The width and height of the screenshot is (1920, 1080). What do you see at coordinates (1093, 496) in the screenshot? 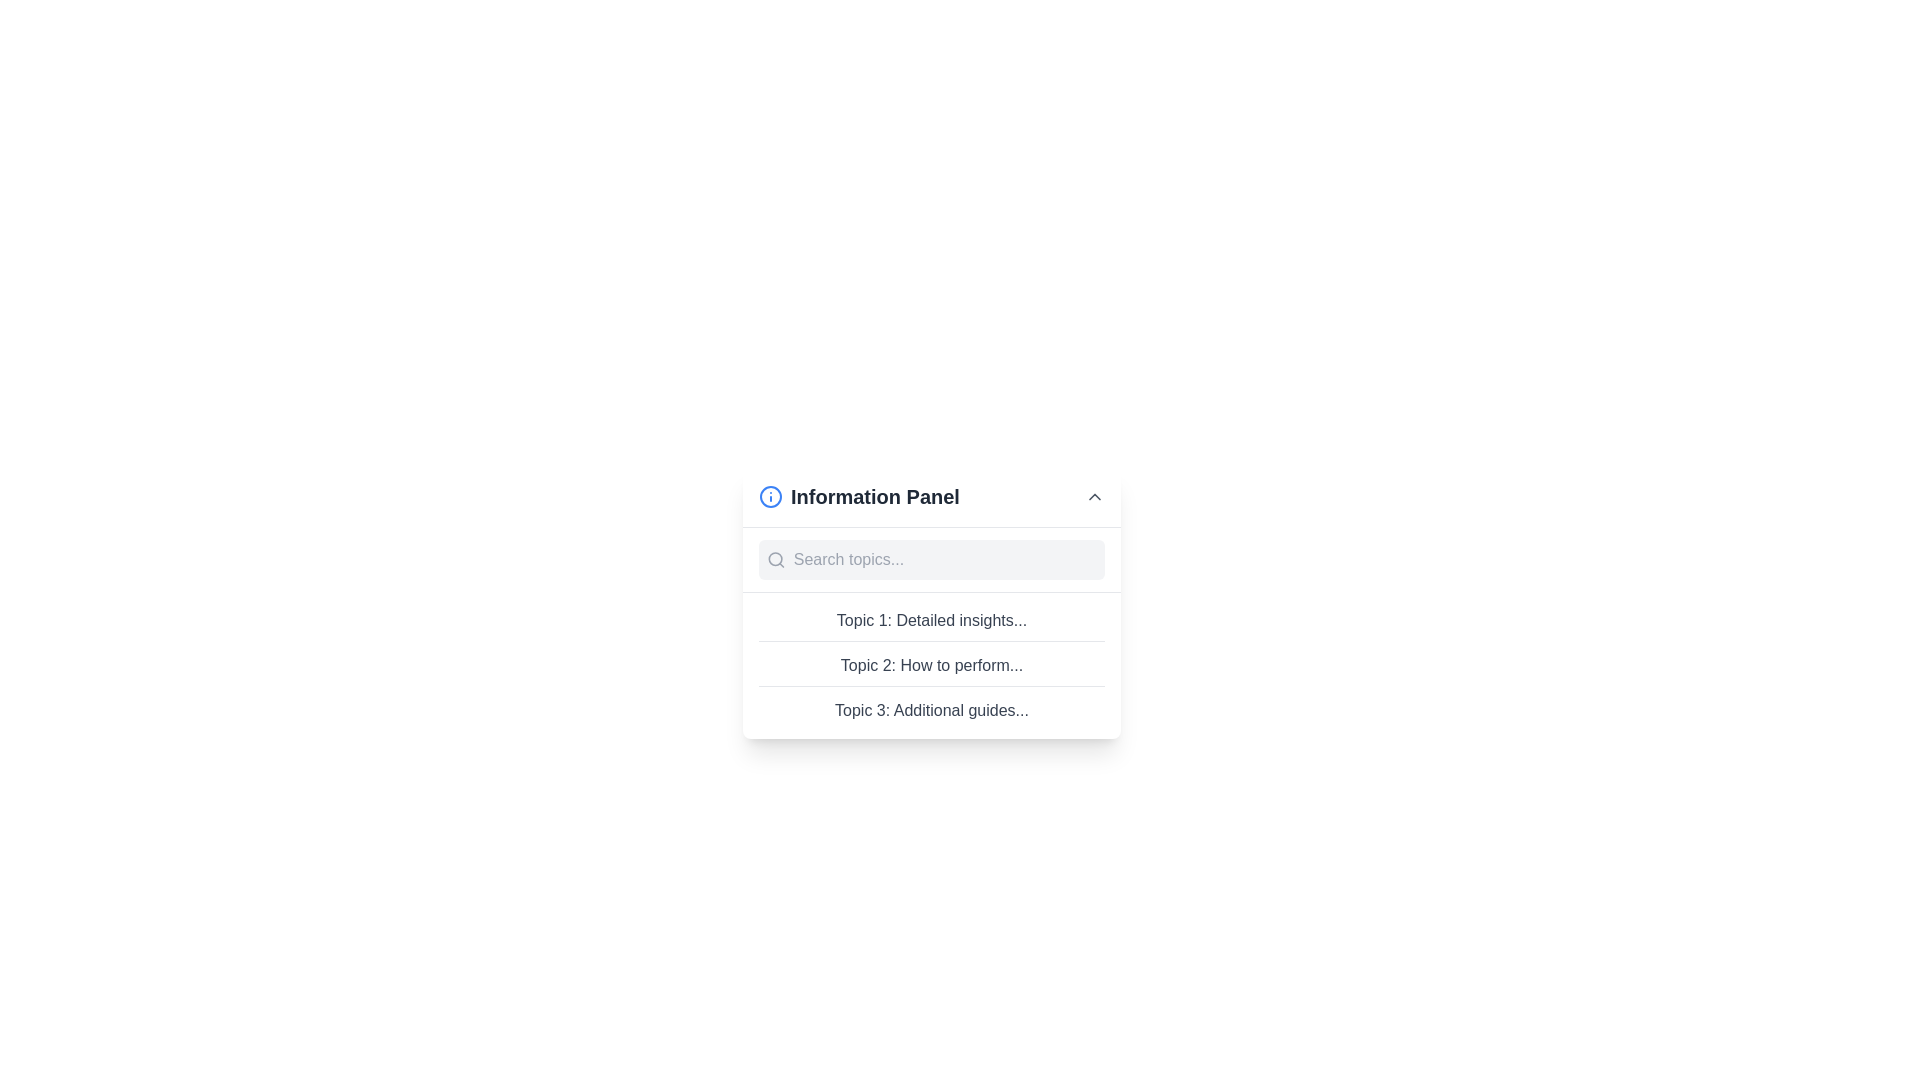
I see `the upward-facing chevron icon button located in the top-right corner of the 'Information Panel'` at bounding box center [1093, 496].